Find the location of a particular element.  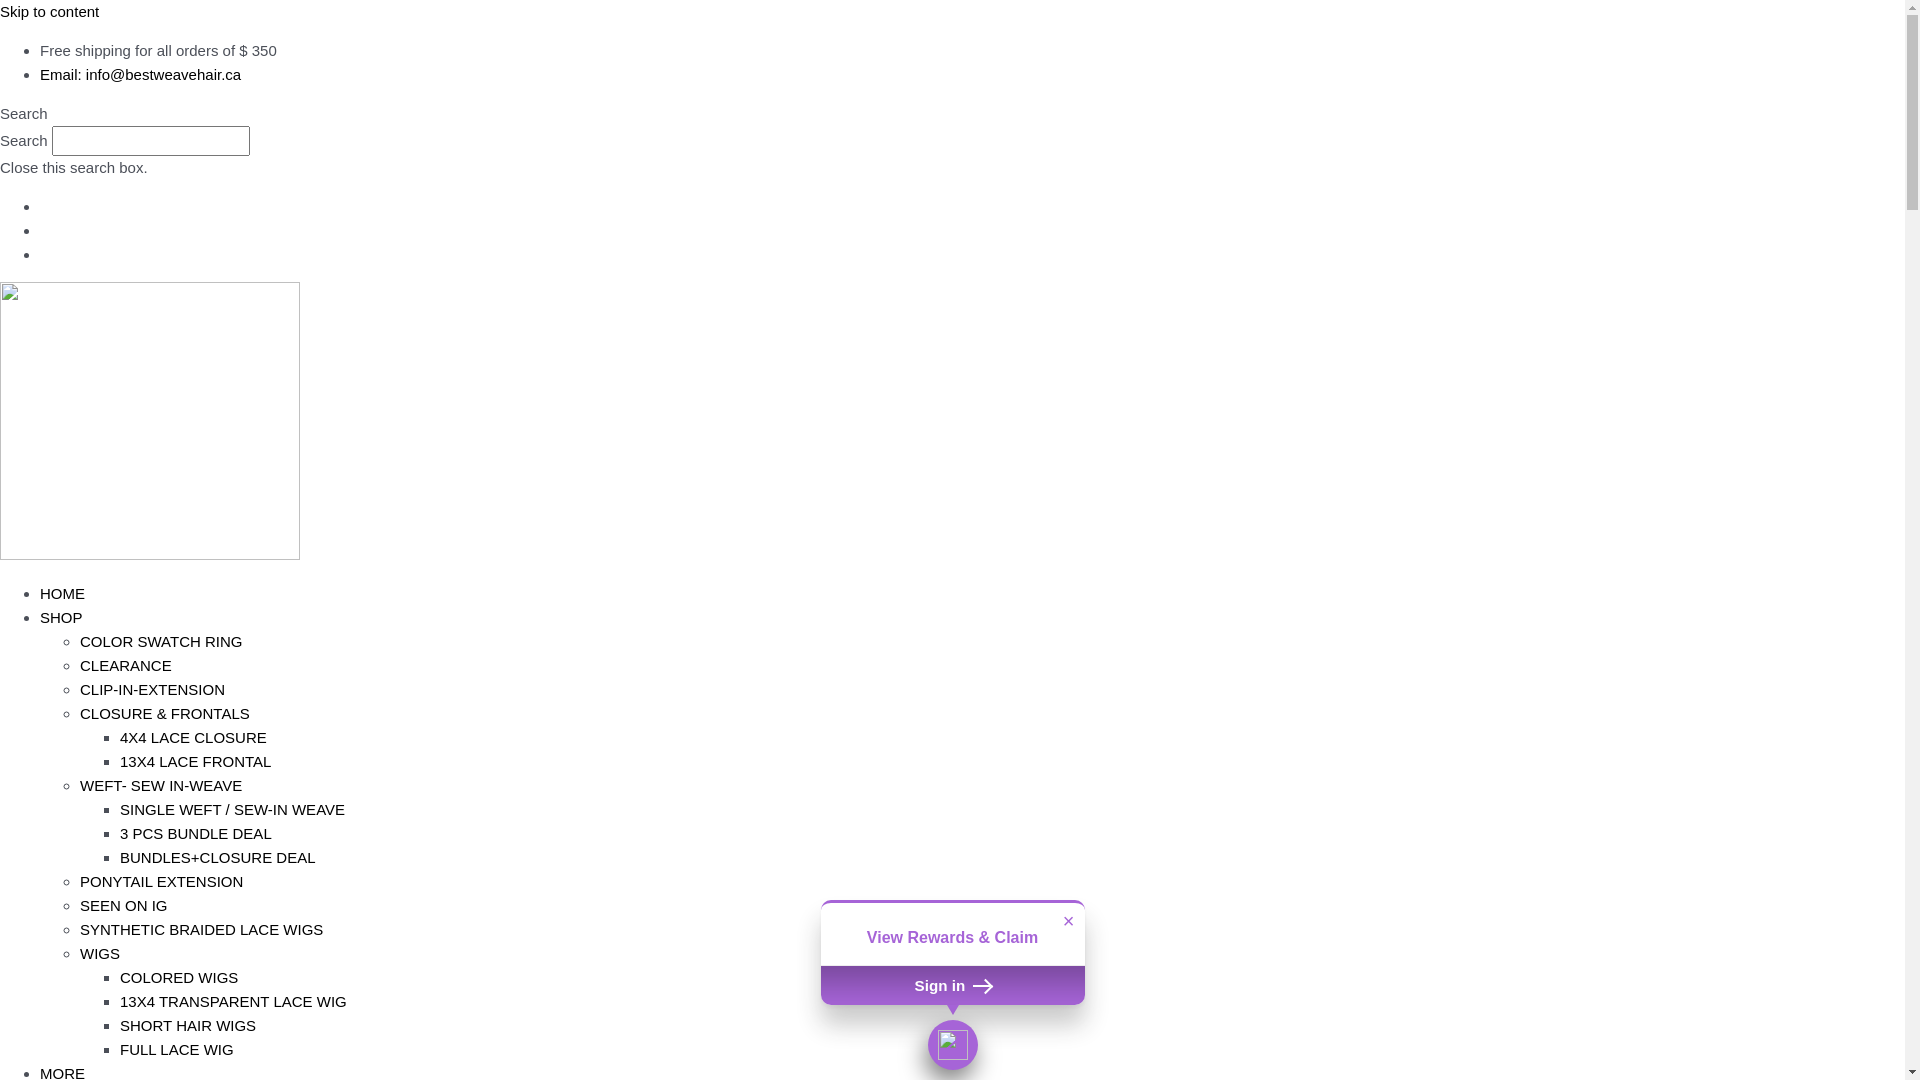

'13X4 TRANSPARENT LACE WIG' is located at coordinates (233, 1001).